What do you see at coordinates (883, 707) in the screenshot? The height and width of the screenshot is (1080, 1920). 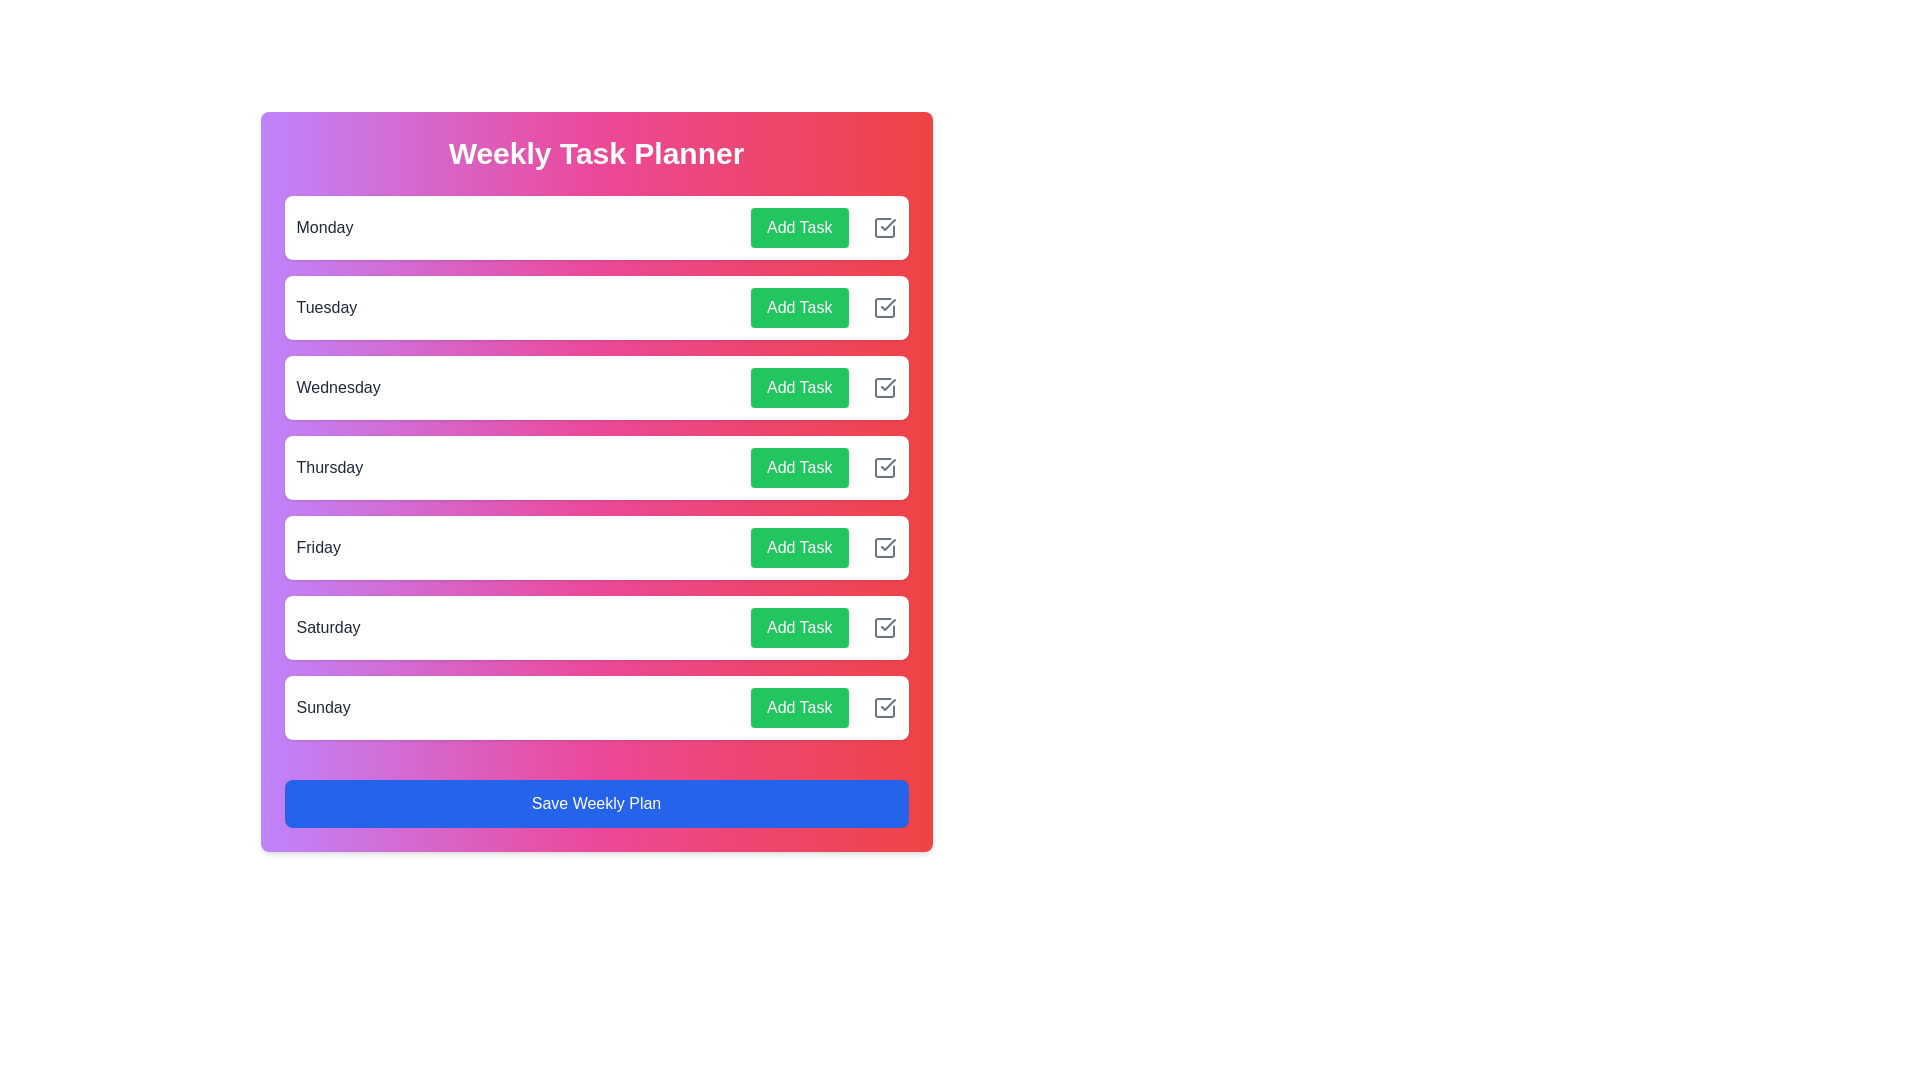 I see `the checkbox icon for Sunday to mark the task as completed` at bounding box center [883, 707].